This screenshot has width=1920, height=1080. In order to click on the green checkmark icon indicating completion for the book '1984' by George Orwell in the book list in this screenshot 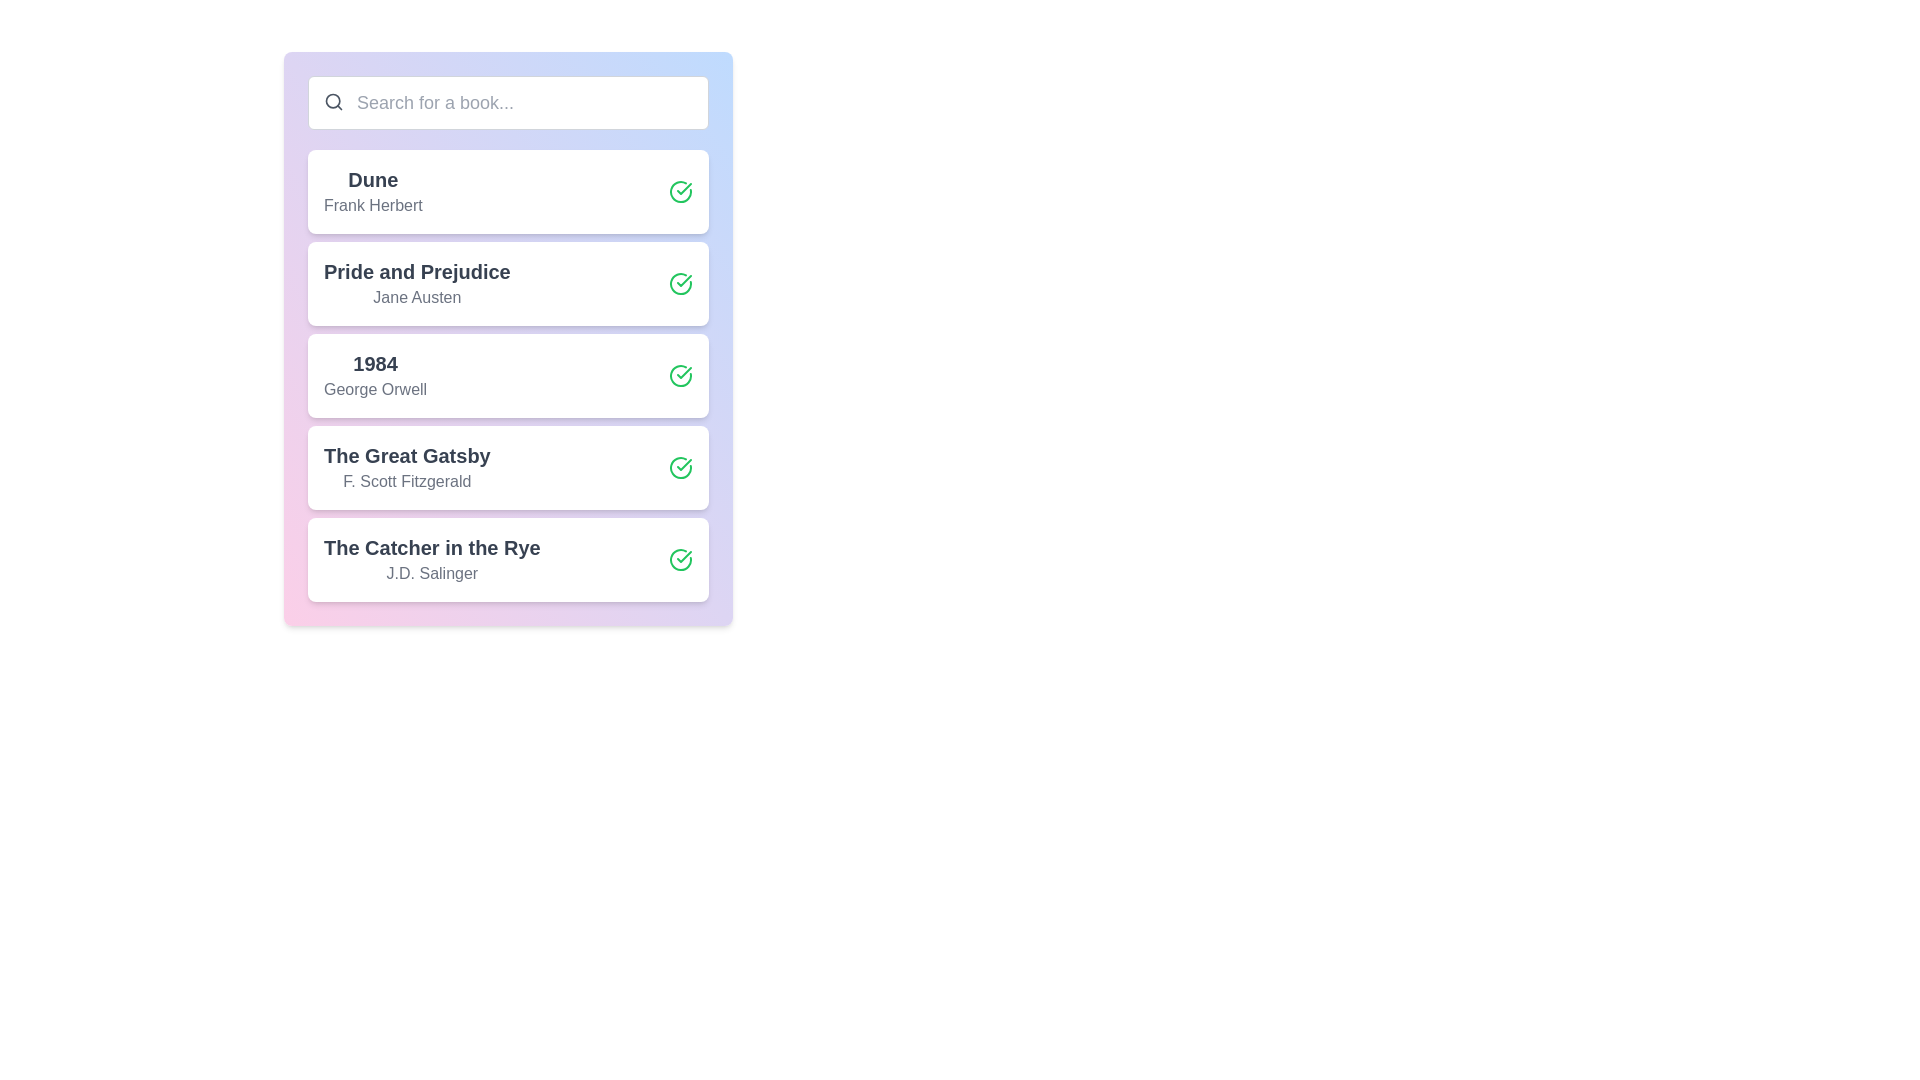, I will do `click(684, 373)`.